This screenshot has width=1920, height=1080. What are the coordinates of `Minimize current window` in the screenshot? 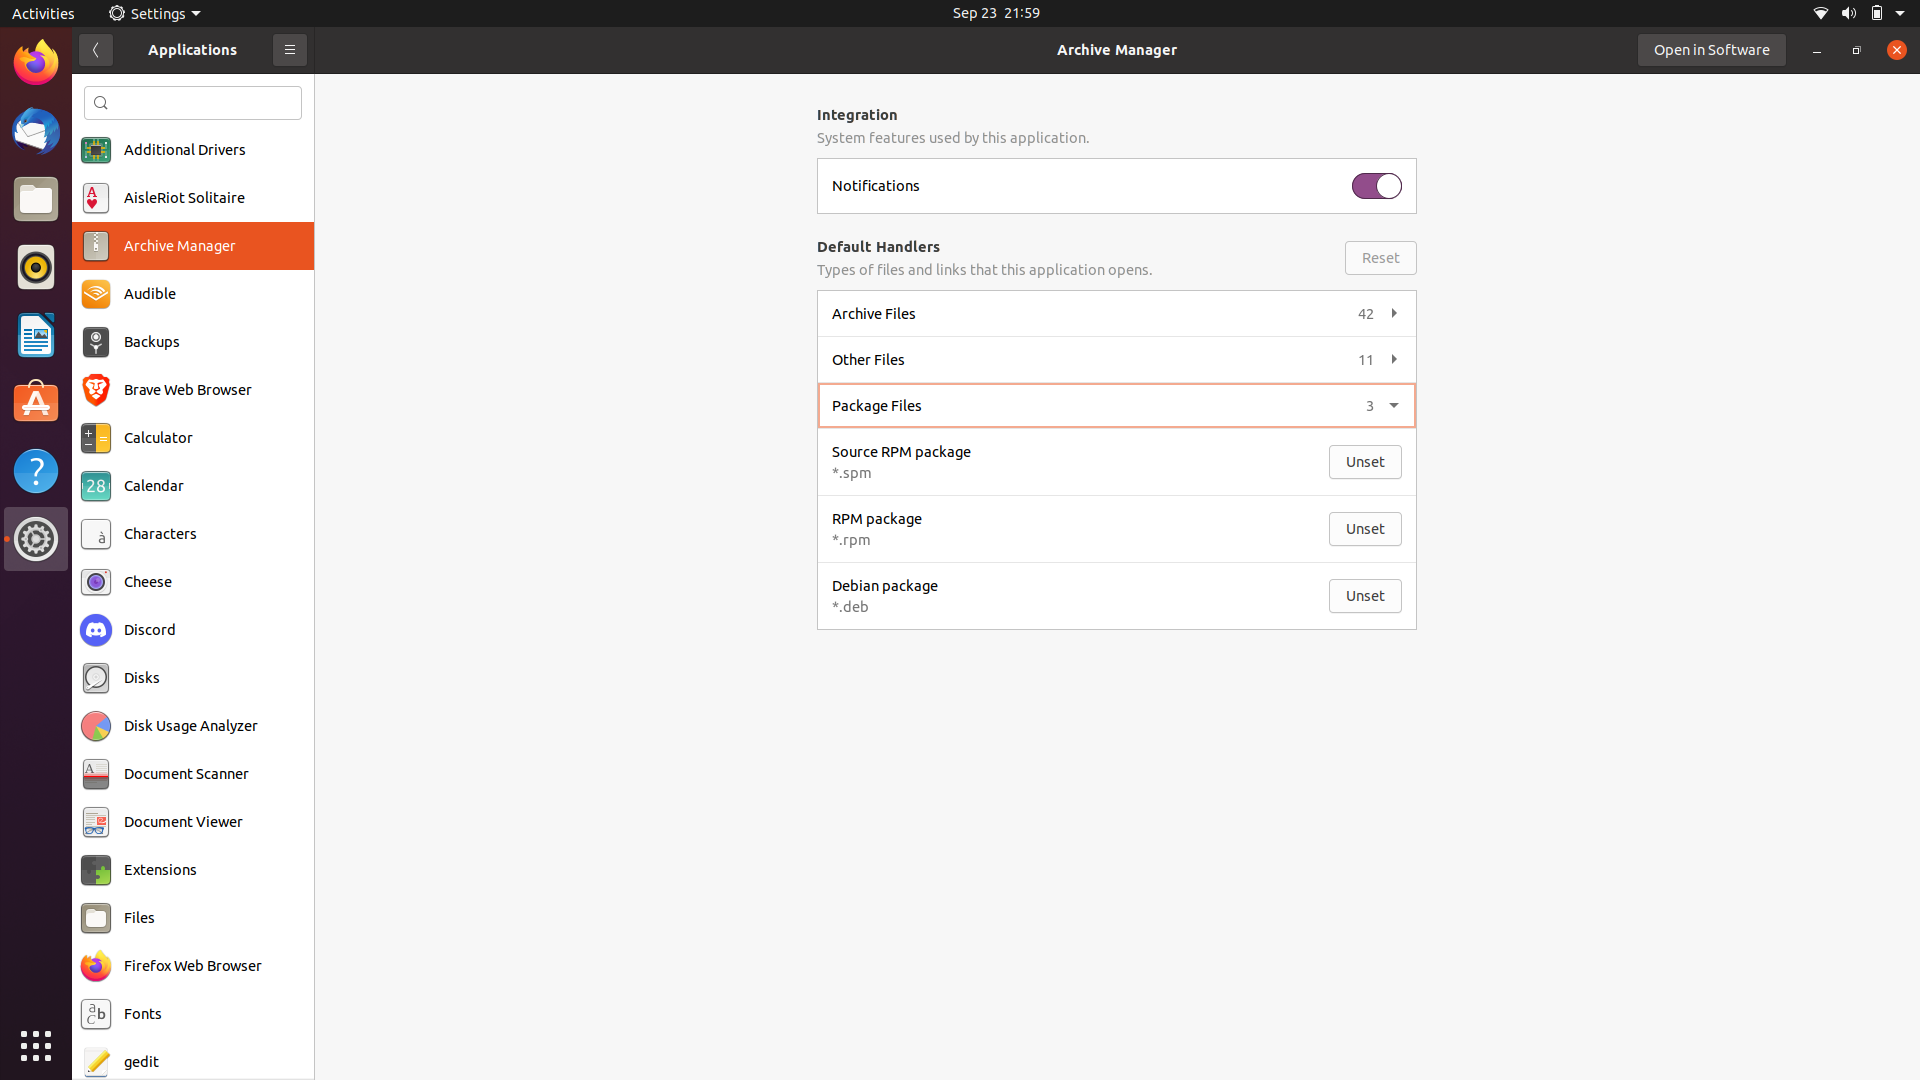 It's located at (1819, 49).